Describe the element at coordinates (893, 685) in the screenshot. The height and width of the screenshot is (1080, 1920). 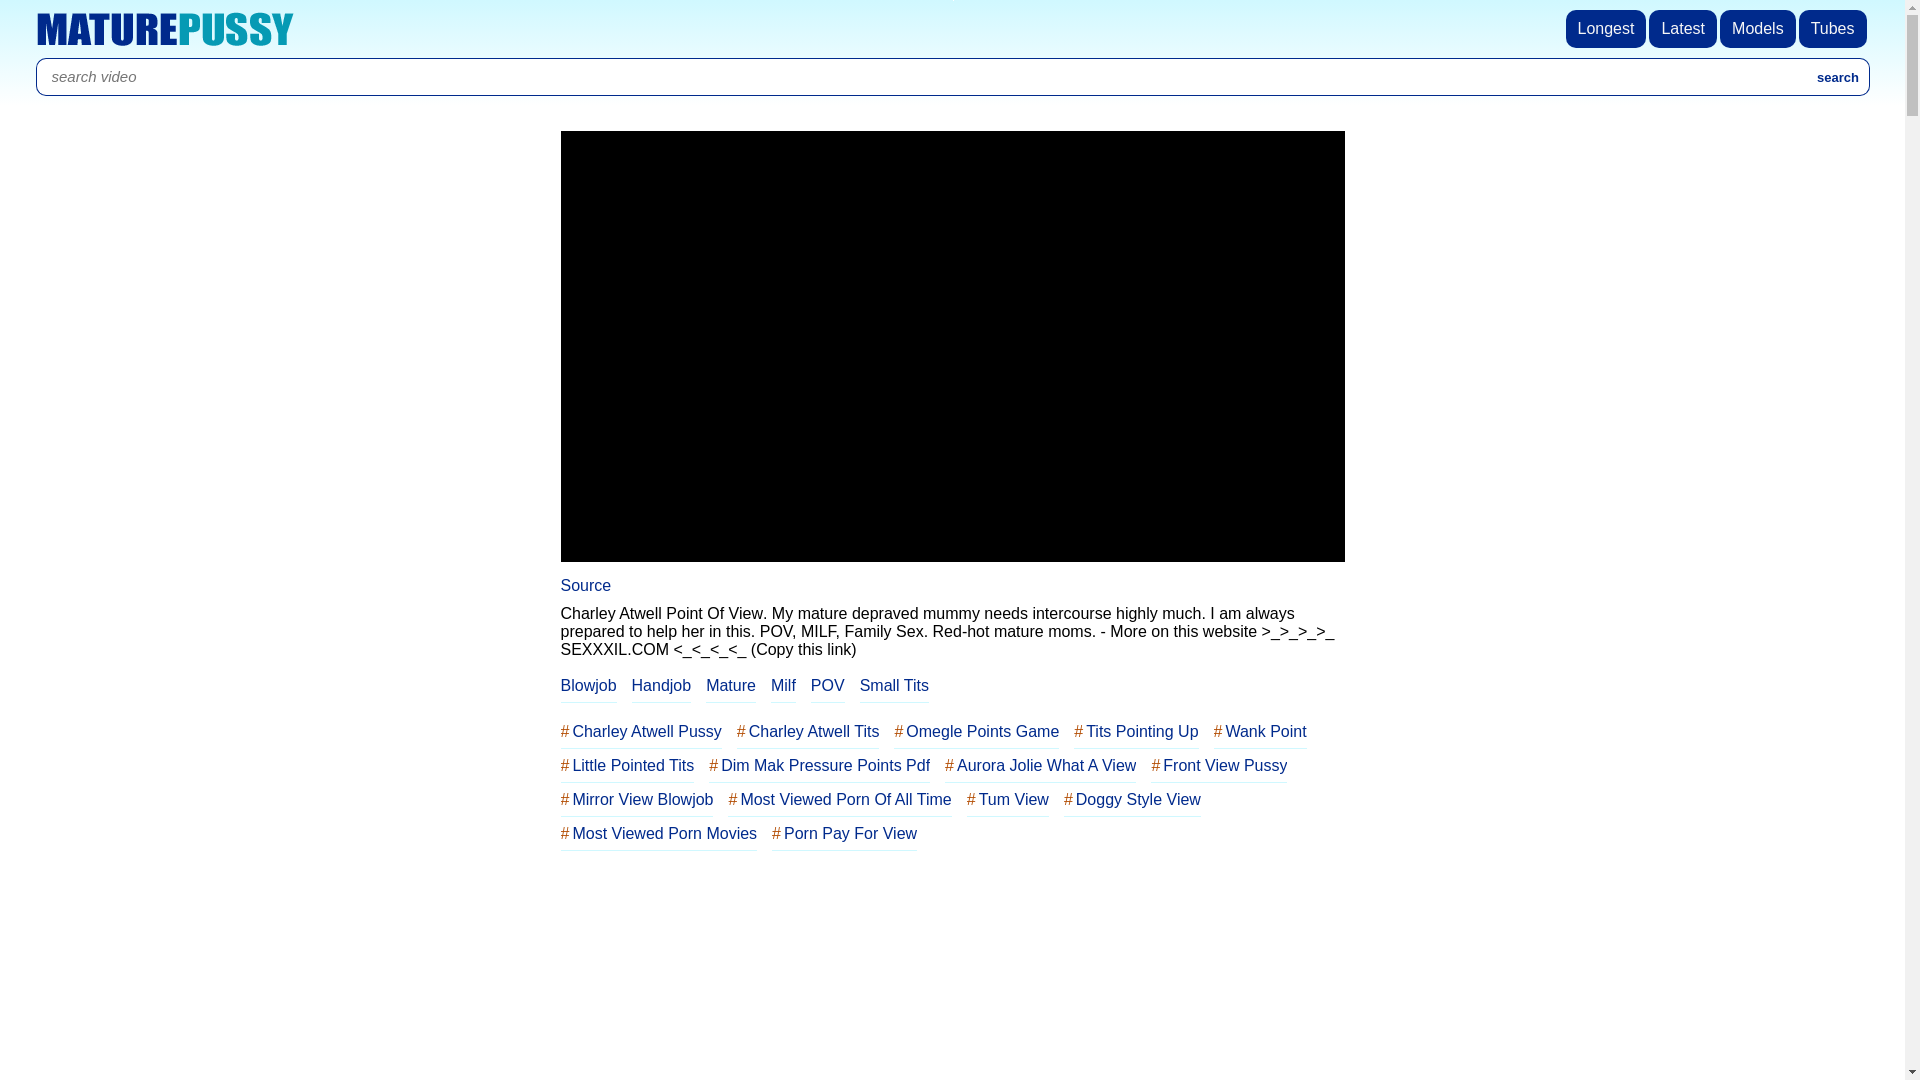
I see `'Small Tits'` at that location.